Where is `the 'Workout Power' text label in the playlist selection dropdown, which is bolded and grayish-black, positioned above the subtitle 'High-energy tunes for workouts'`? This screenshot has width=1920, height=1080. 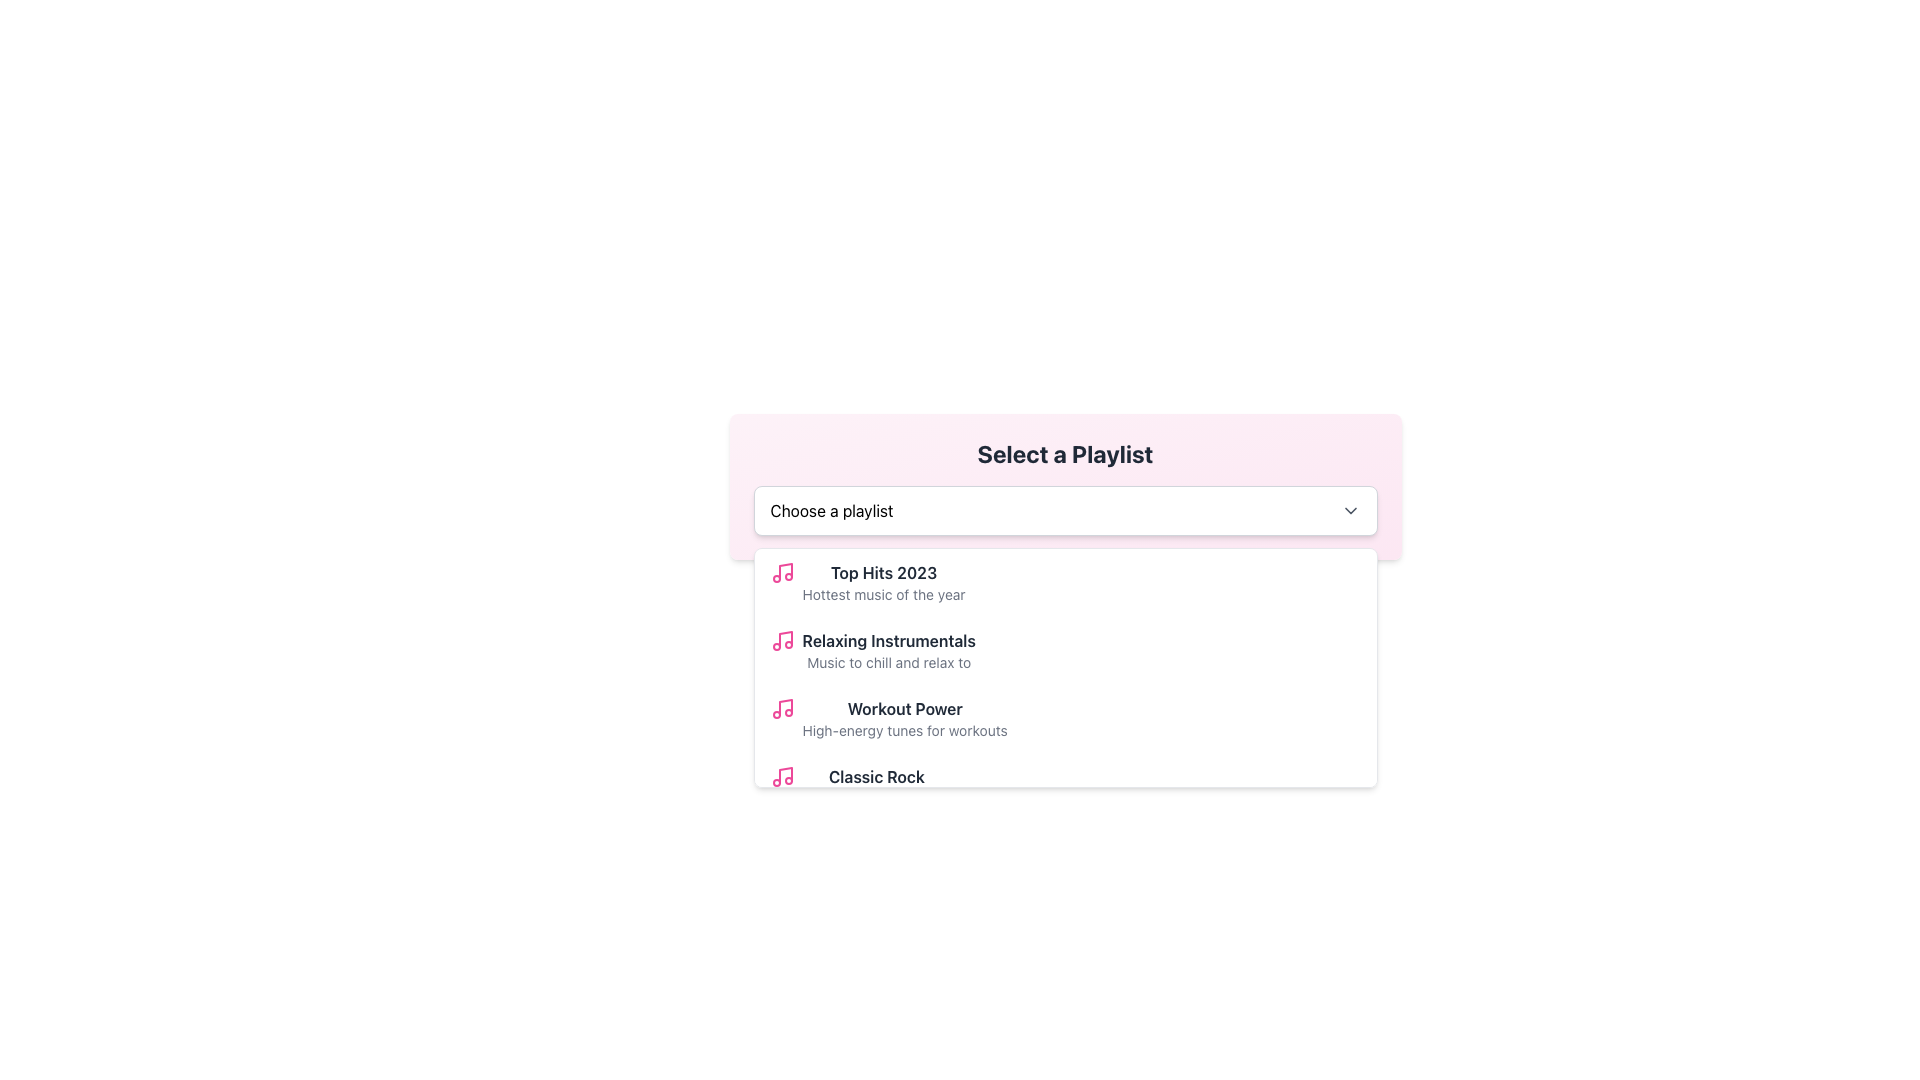
the 'Workout Power' text label in the playlist selection dropdown, which is bolded and grayish-black, positioned above the subtitle 'High-energy tunes for workouts' is located at coordinates (904, 708).